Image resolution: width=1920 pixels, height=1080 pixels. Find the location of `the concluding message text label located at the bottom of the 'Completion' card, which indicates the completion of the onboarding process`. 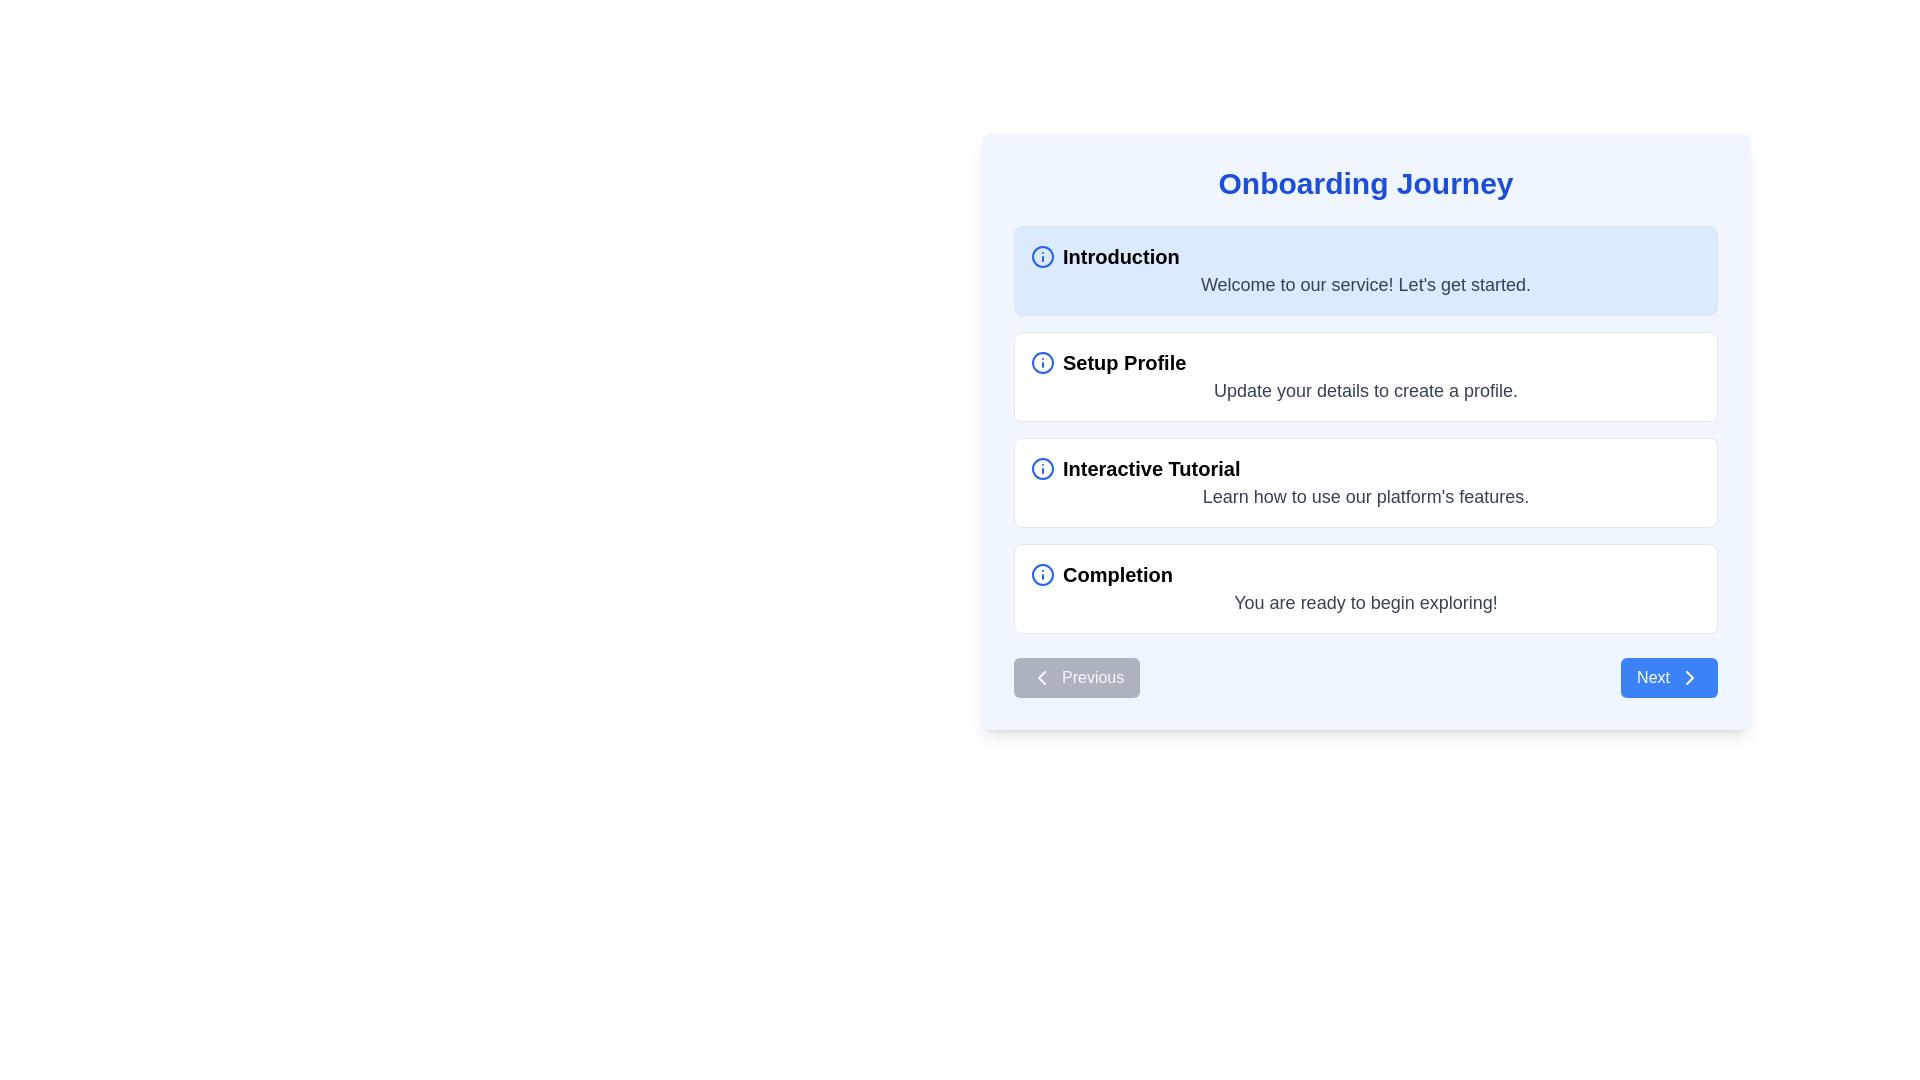

the concluding message text label located at the bottom of the 'Completion' card, which indicates the completion of the onboarding process is located at coordinates (1365, 601).